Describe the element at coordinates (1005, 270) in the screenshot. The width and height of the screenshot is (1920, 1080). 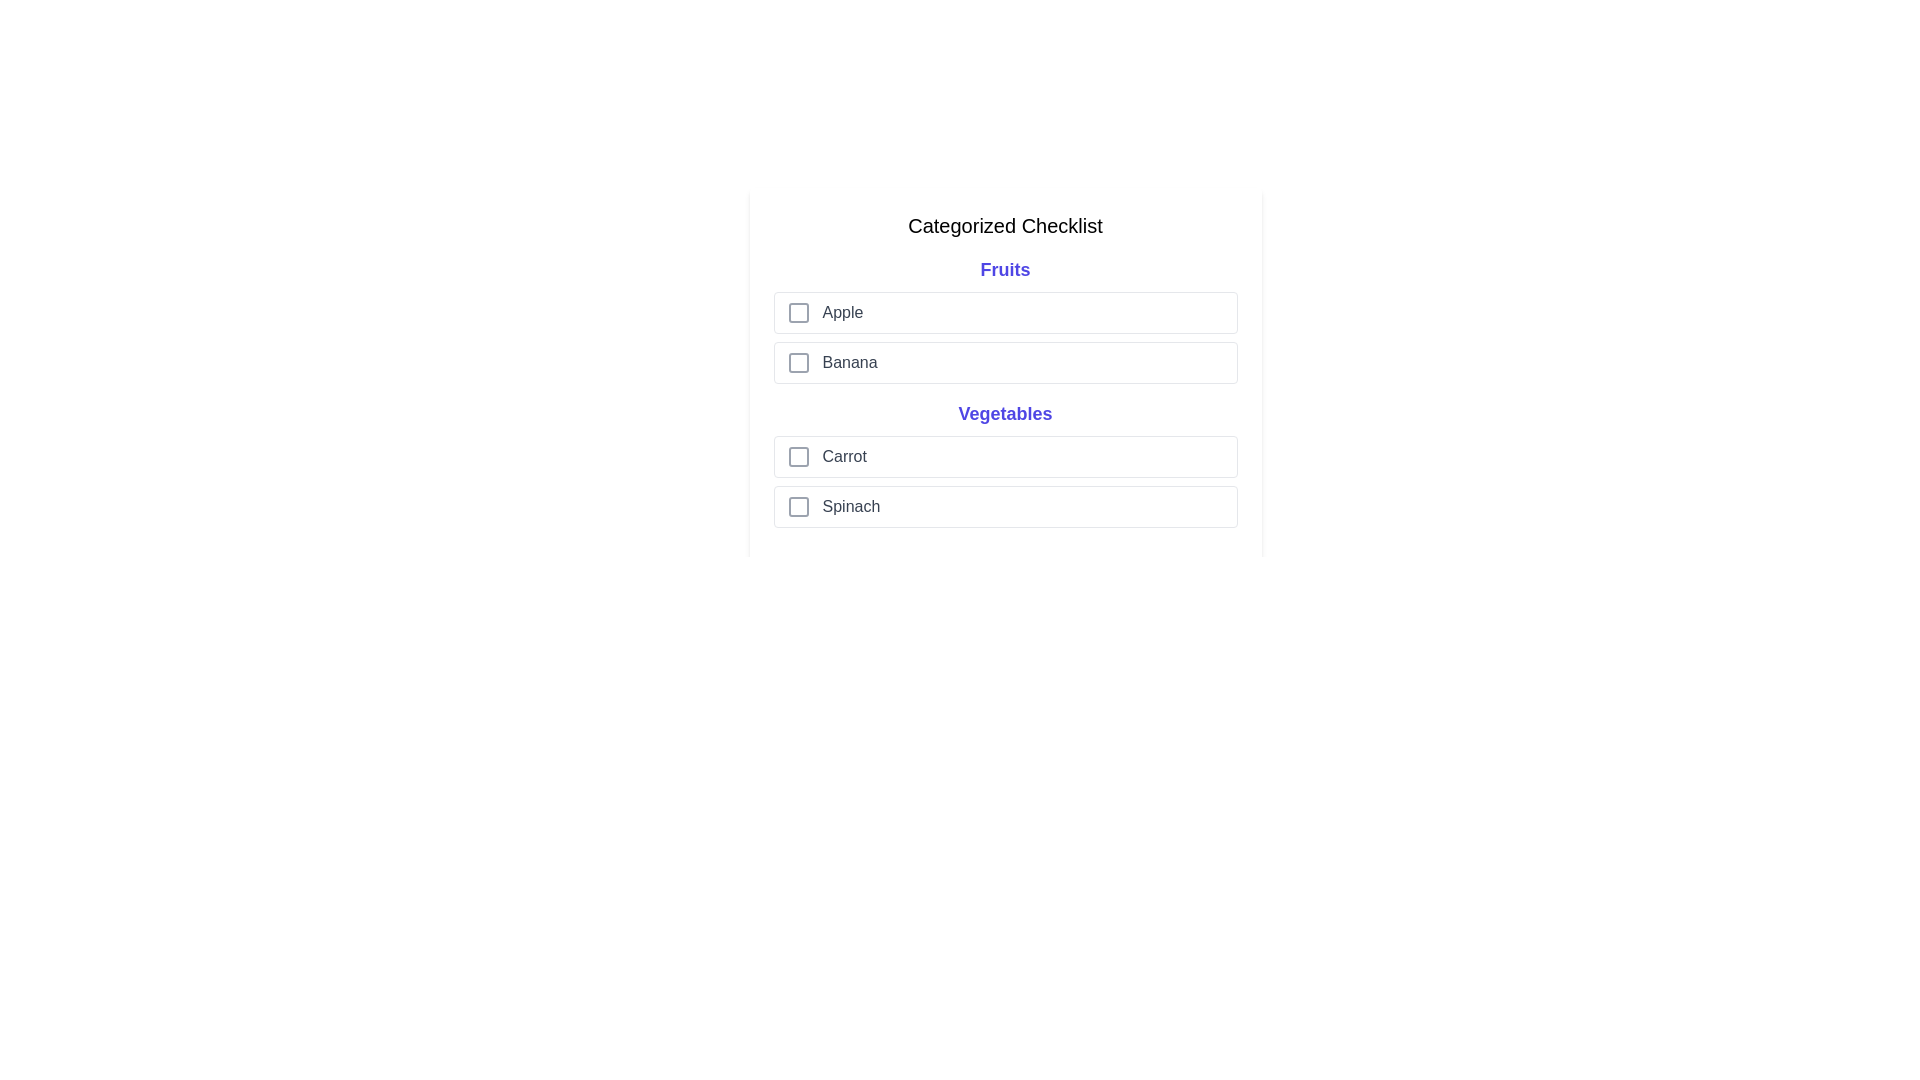
I see `the 'Fruits' category text label, which is positioned at the top of the item list and is centered horizontally in the interface` at that location.